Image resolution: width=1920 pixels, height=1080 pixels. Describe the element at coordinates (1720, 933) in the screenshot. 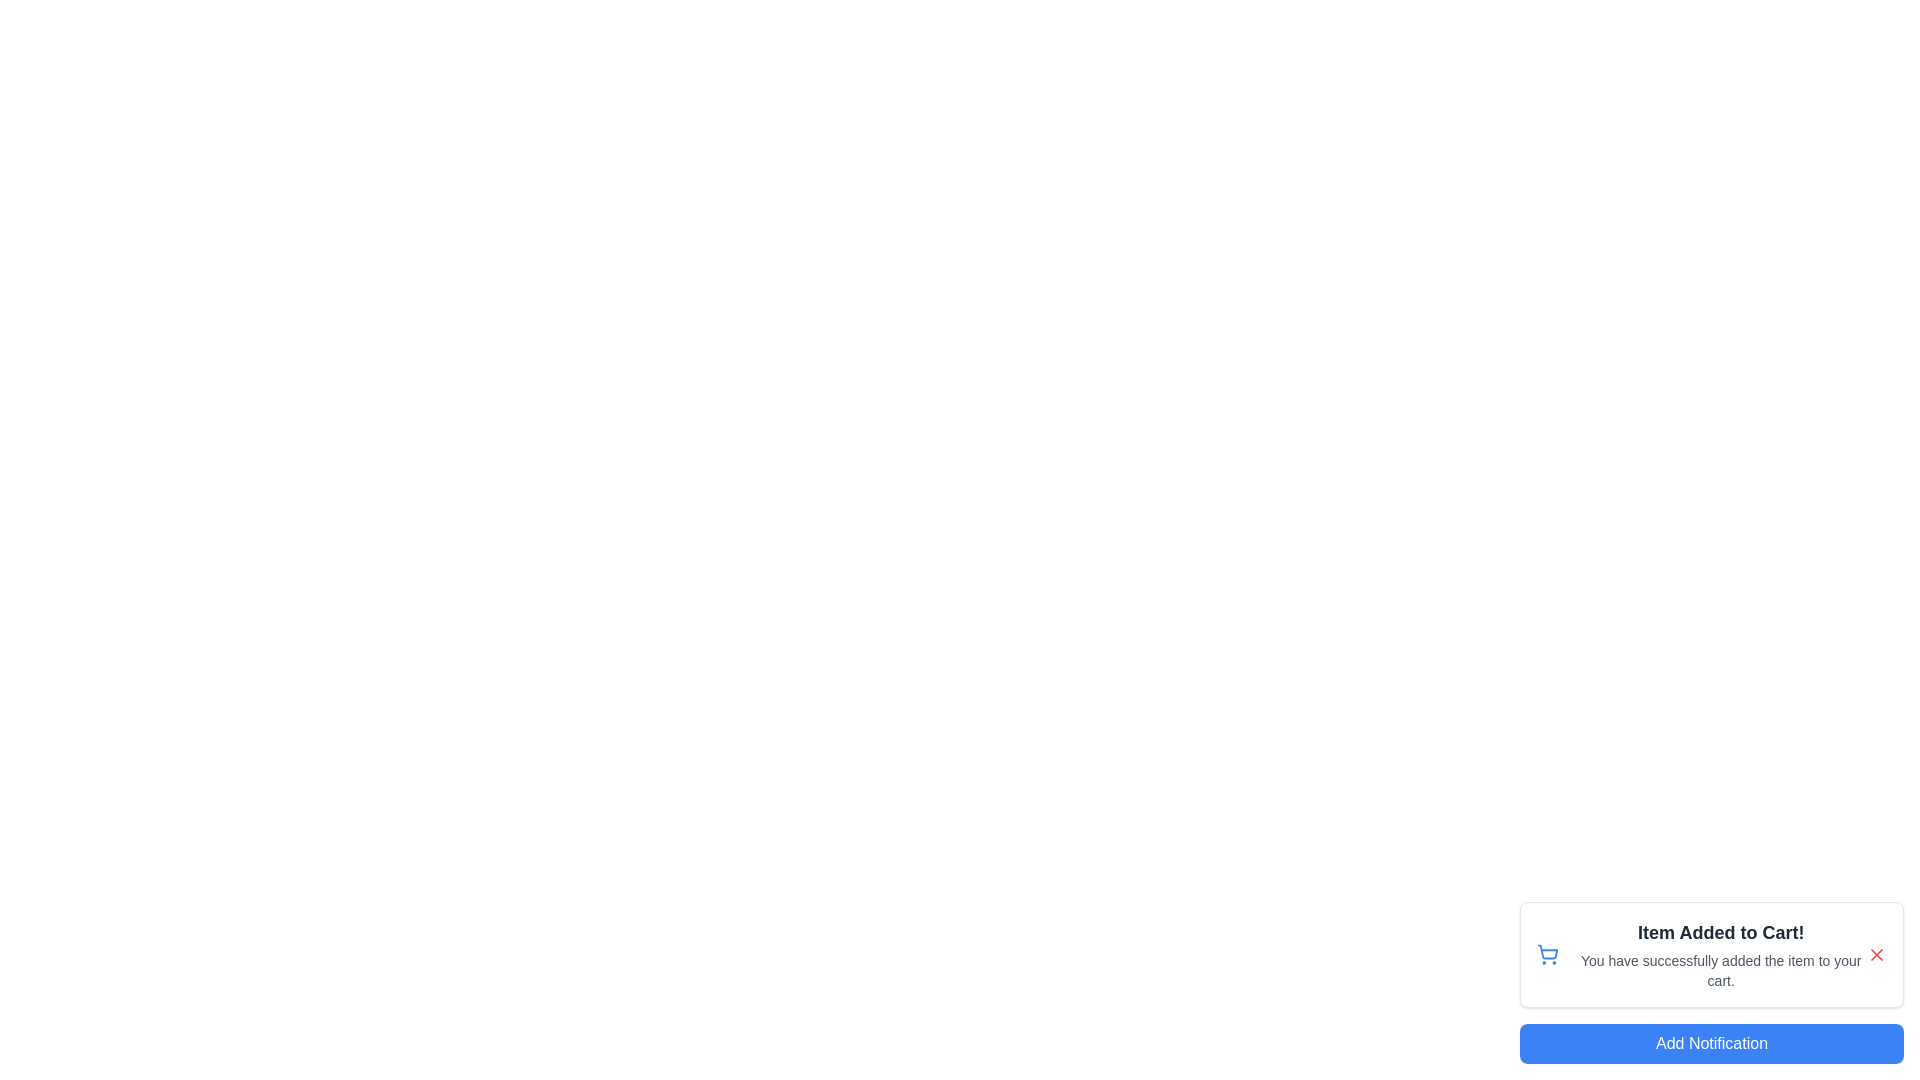

I see `the bold, larger-sized dark gray text label that reads 'Item Added to Cart!' located at the top center of the notification card` at that location.